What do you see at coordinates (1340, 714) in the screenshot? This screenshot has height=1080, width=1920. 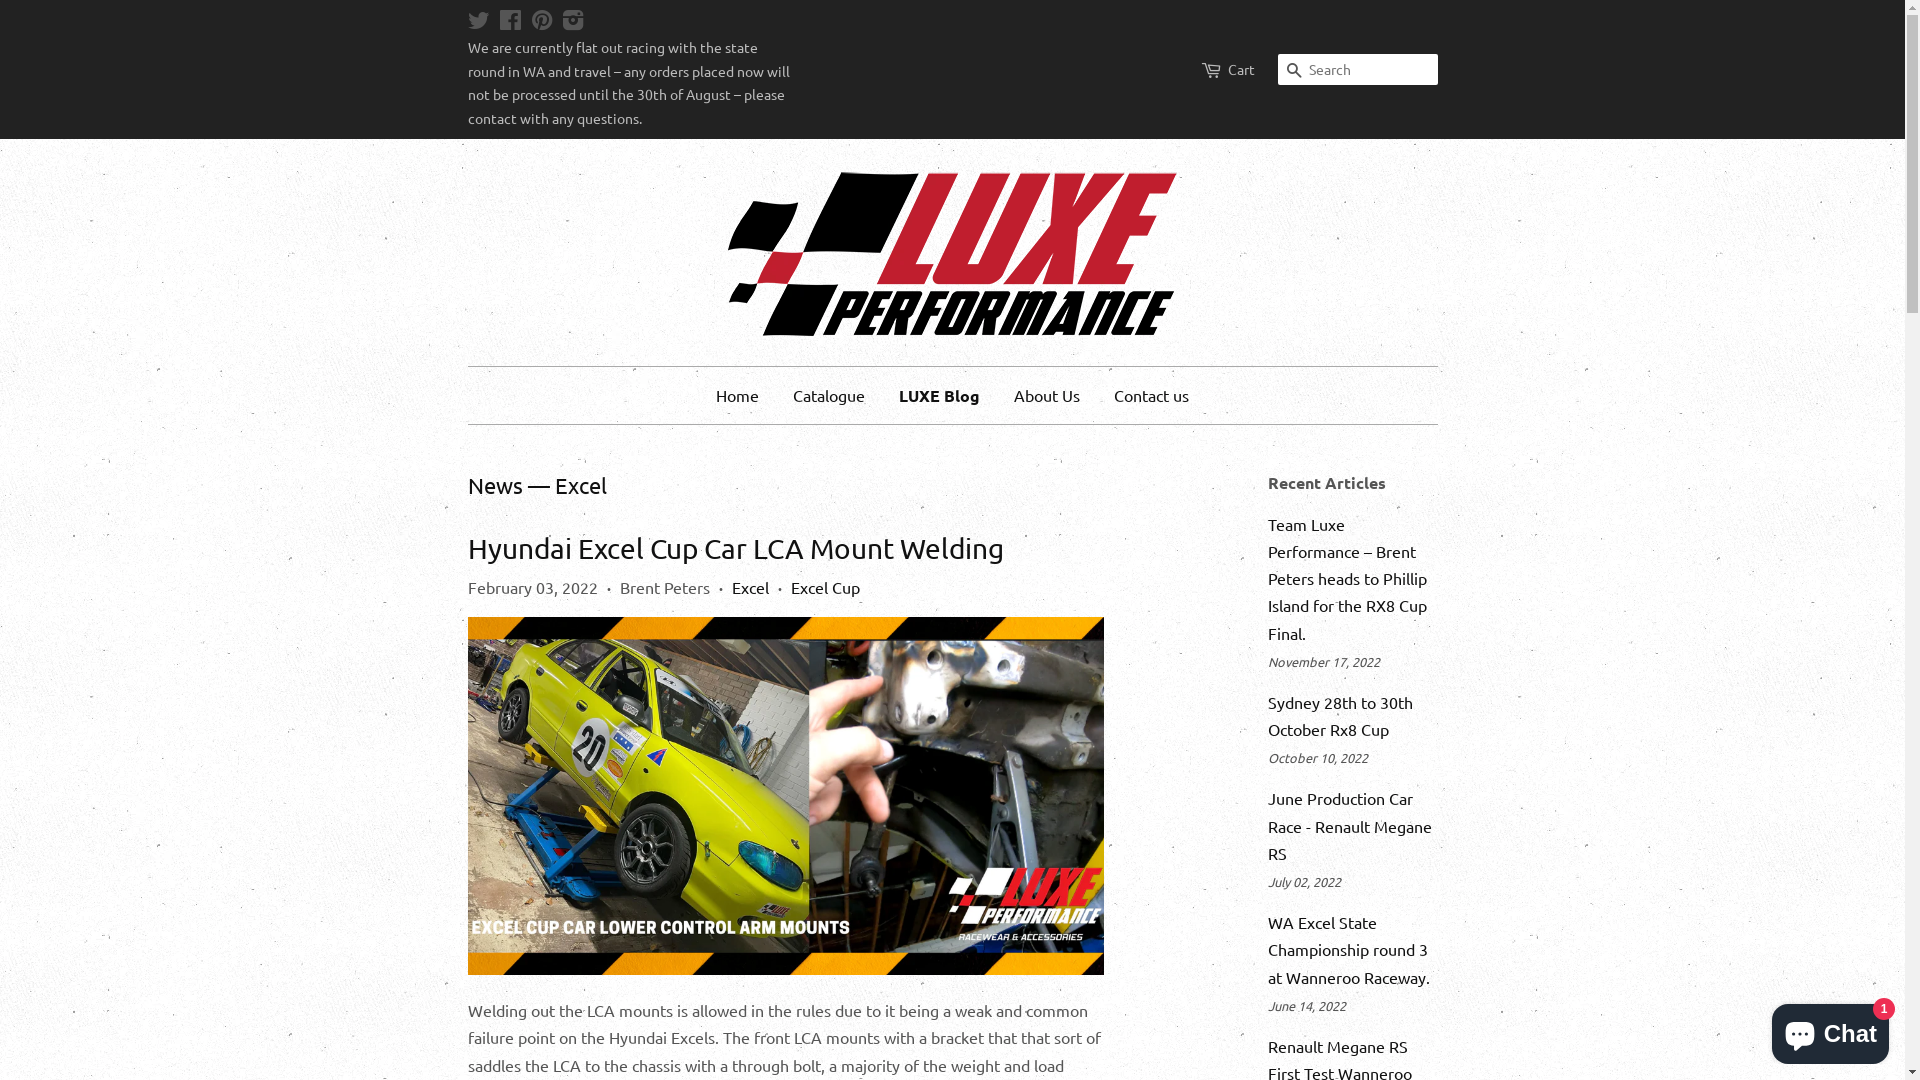 I see `'Sydney 28th to 30th October Rx8 Cup'` at bounding box center [1340, 714].